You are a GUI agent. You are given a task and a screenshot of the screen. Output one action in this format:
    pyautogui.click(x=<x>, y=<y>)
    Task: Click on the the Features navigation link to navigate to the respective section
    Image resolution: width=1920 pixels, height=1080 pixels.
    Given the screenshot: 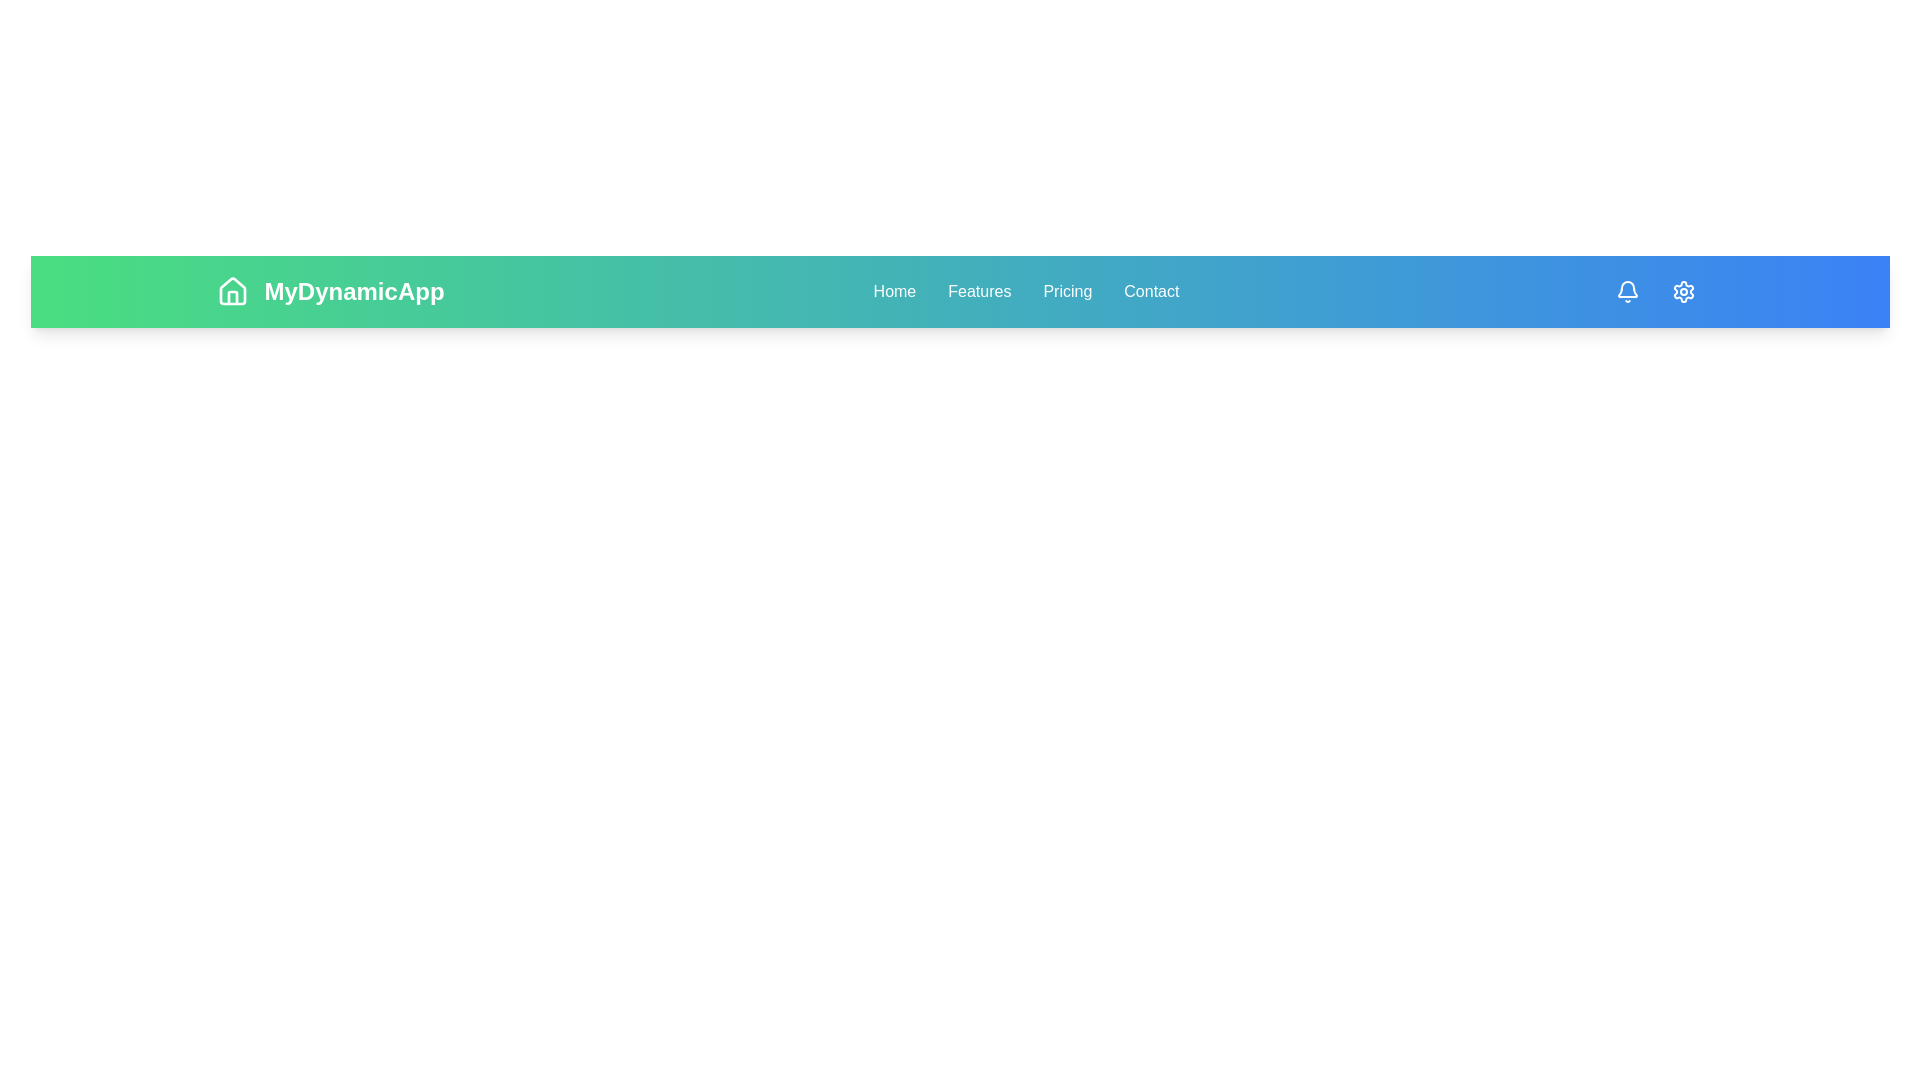 What is the action you would take?
    pyautogui.click(x=979, y=292)
    